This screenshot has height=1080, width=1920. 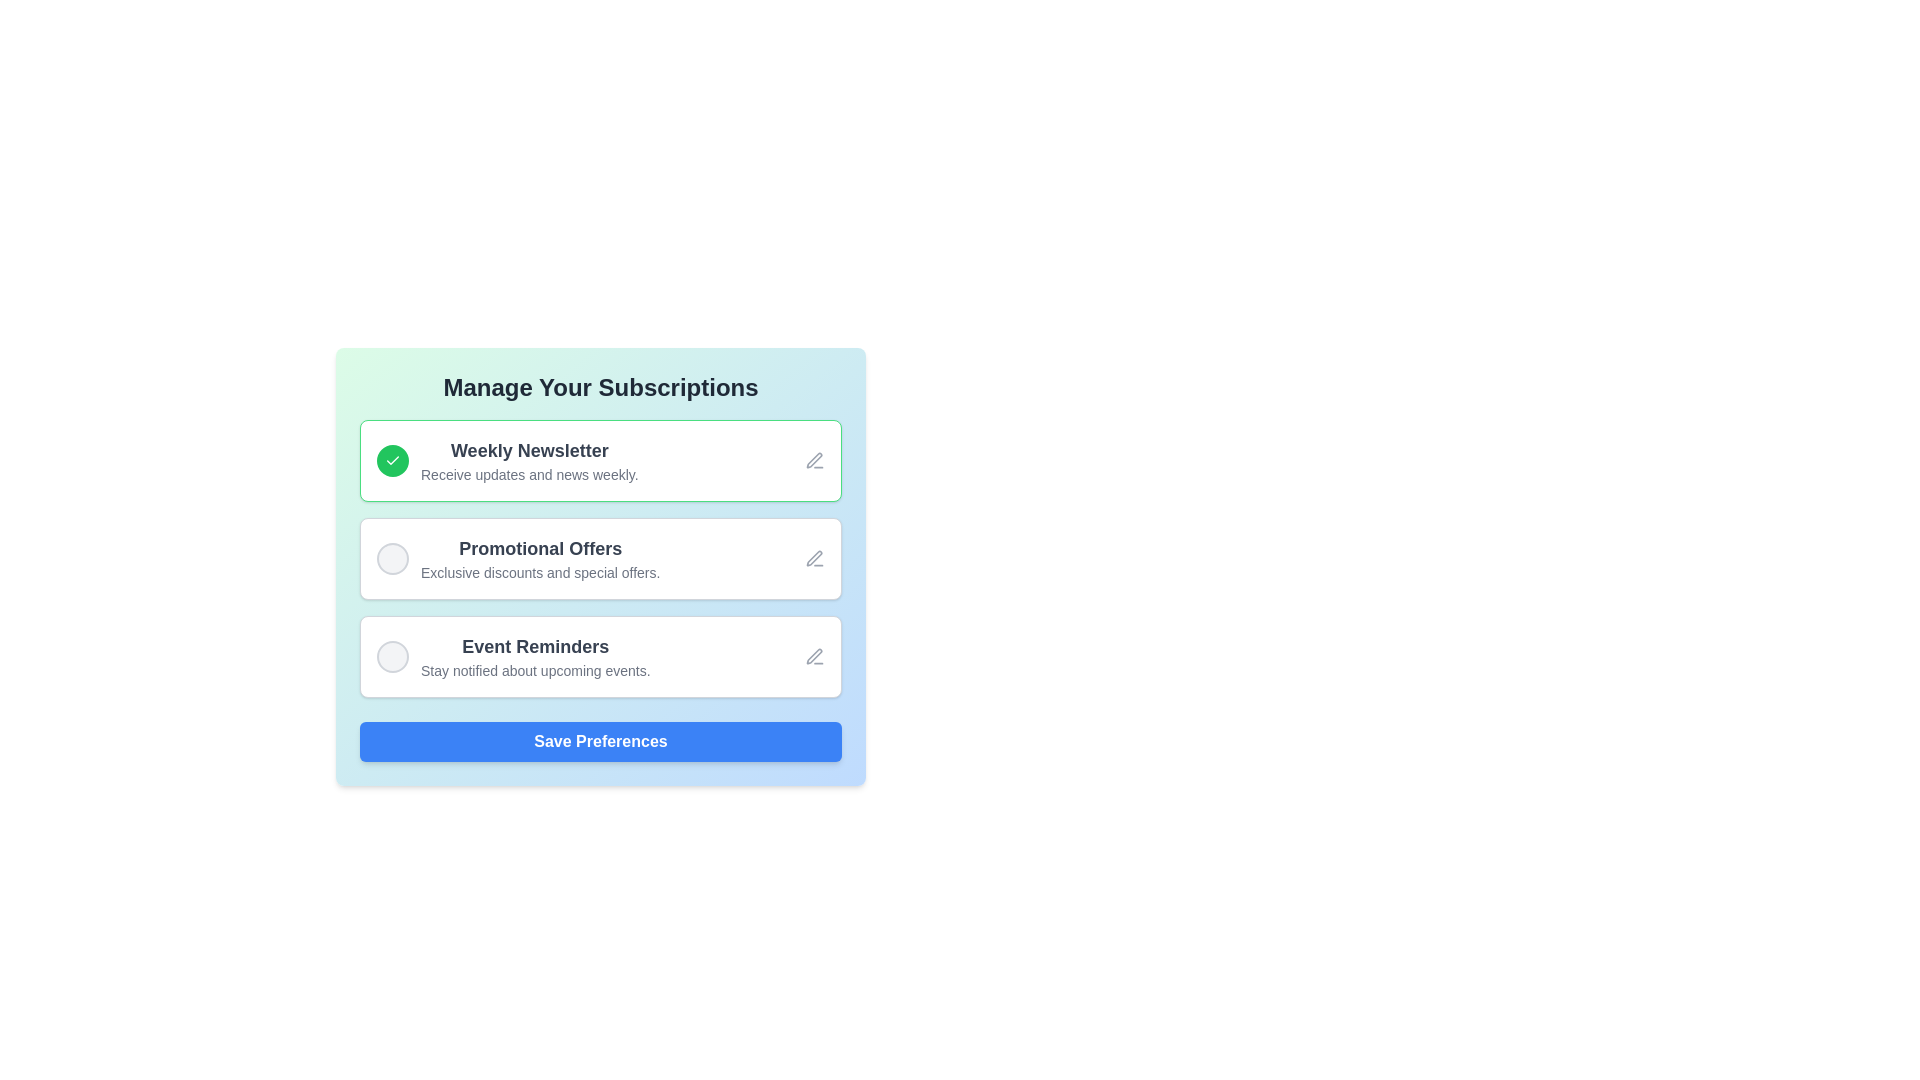 What do you see at coordinates (518, 559) in the screenshot?
I see `the circular icon associated with the 'Promotional Offers' list item, which is the second item in the subscription options` at bounding box center [518, 559].